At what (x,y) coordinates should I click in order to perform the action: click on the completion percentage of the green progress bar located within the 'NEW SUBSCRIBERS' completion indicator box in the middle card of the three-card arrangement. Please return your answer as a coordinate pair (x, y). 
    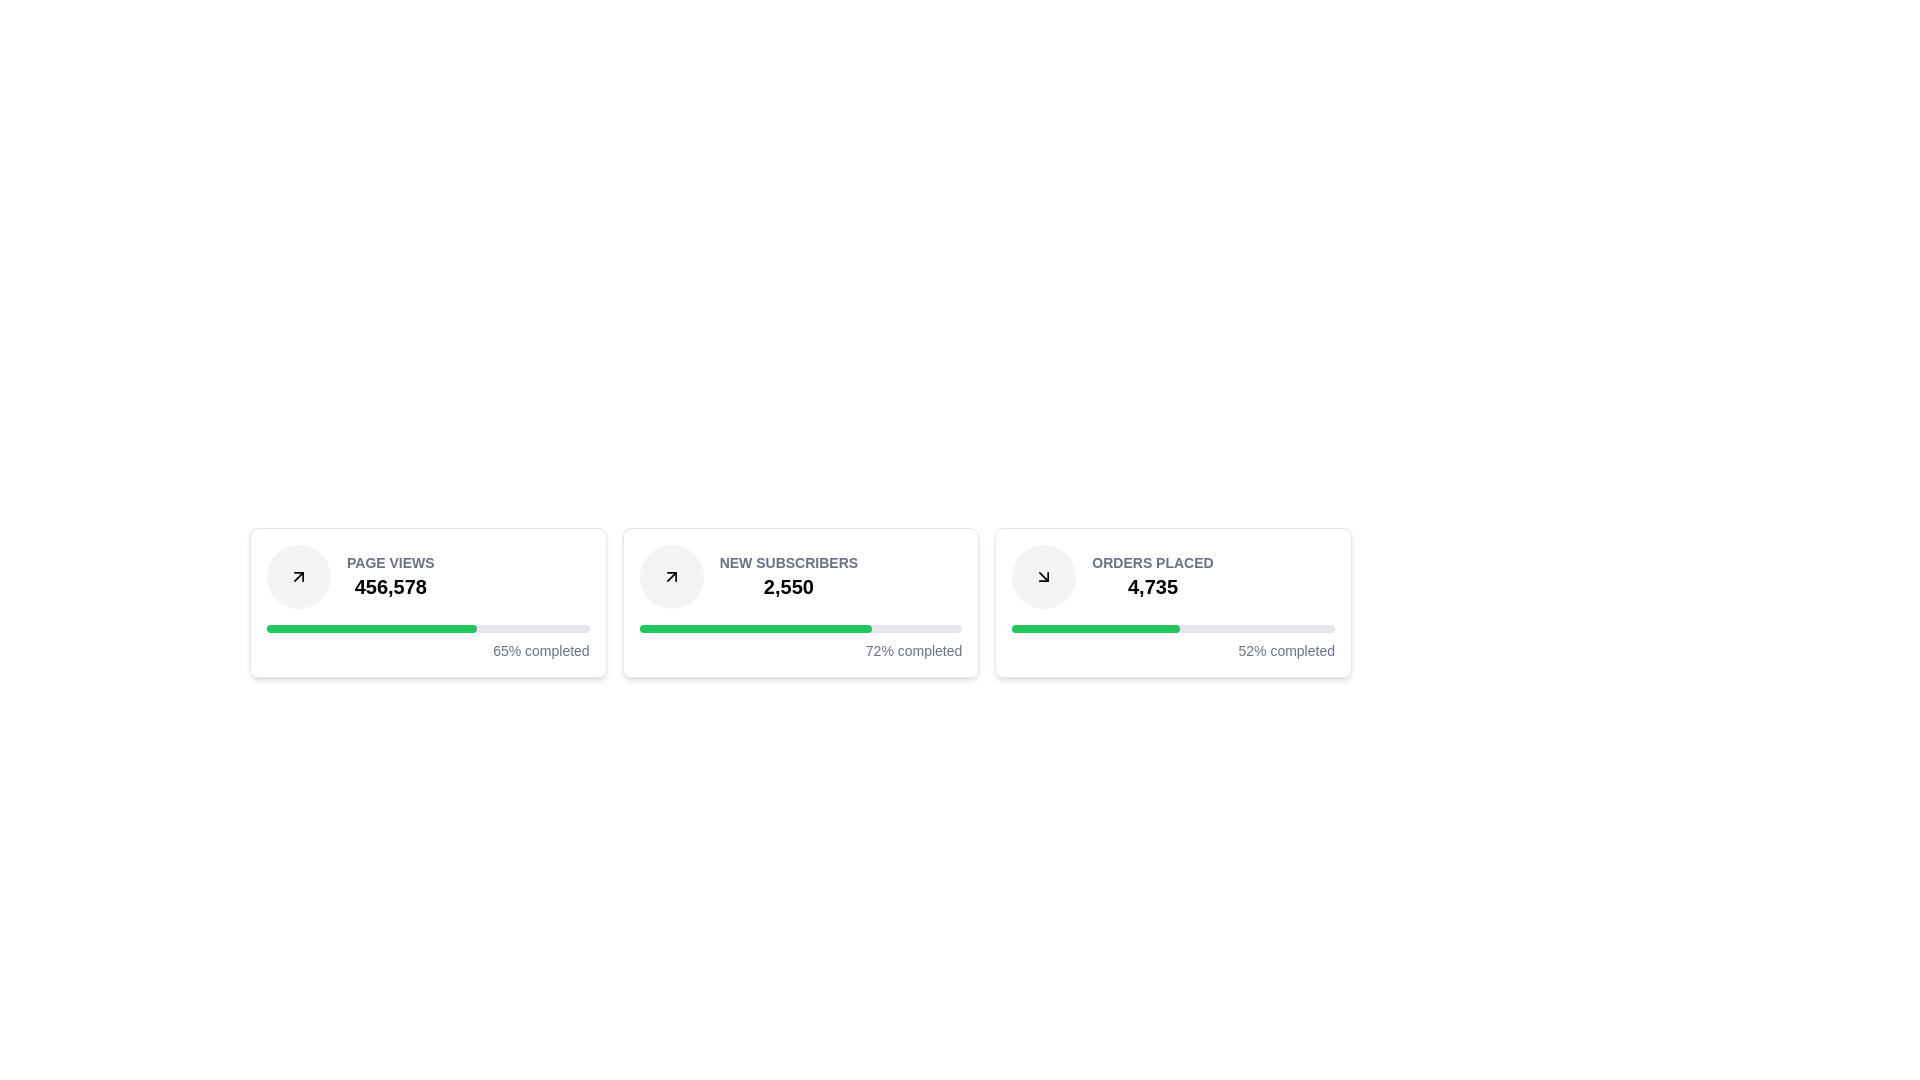
    Looking at the image, I should click on (754, 627).